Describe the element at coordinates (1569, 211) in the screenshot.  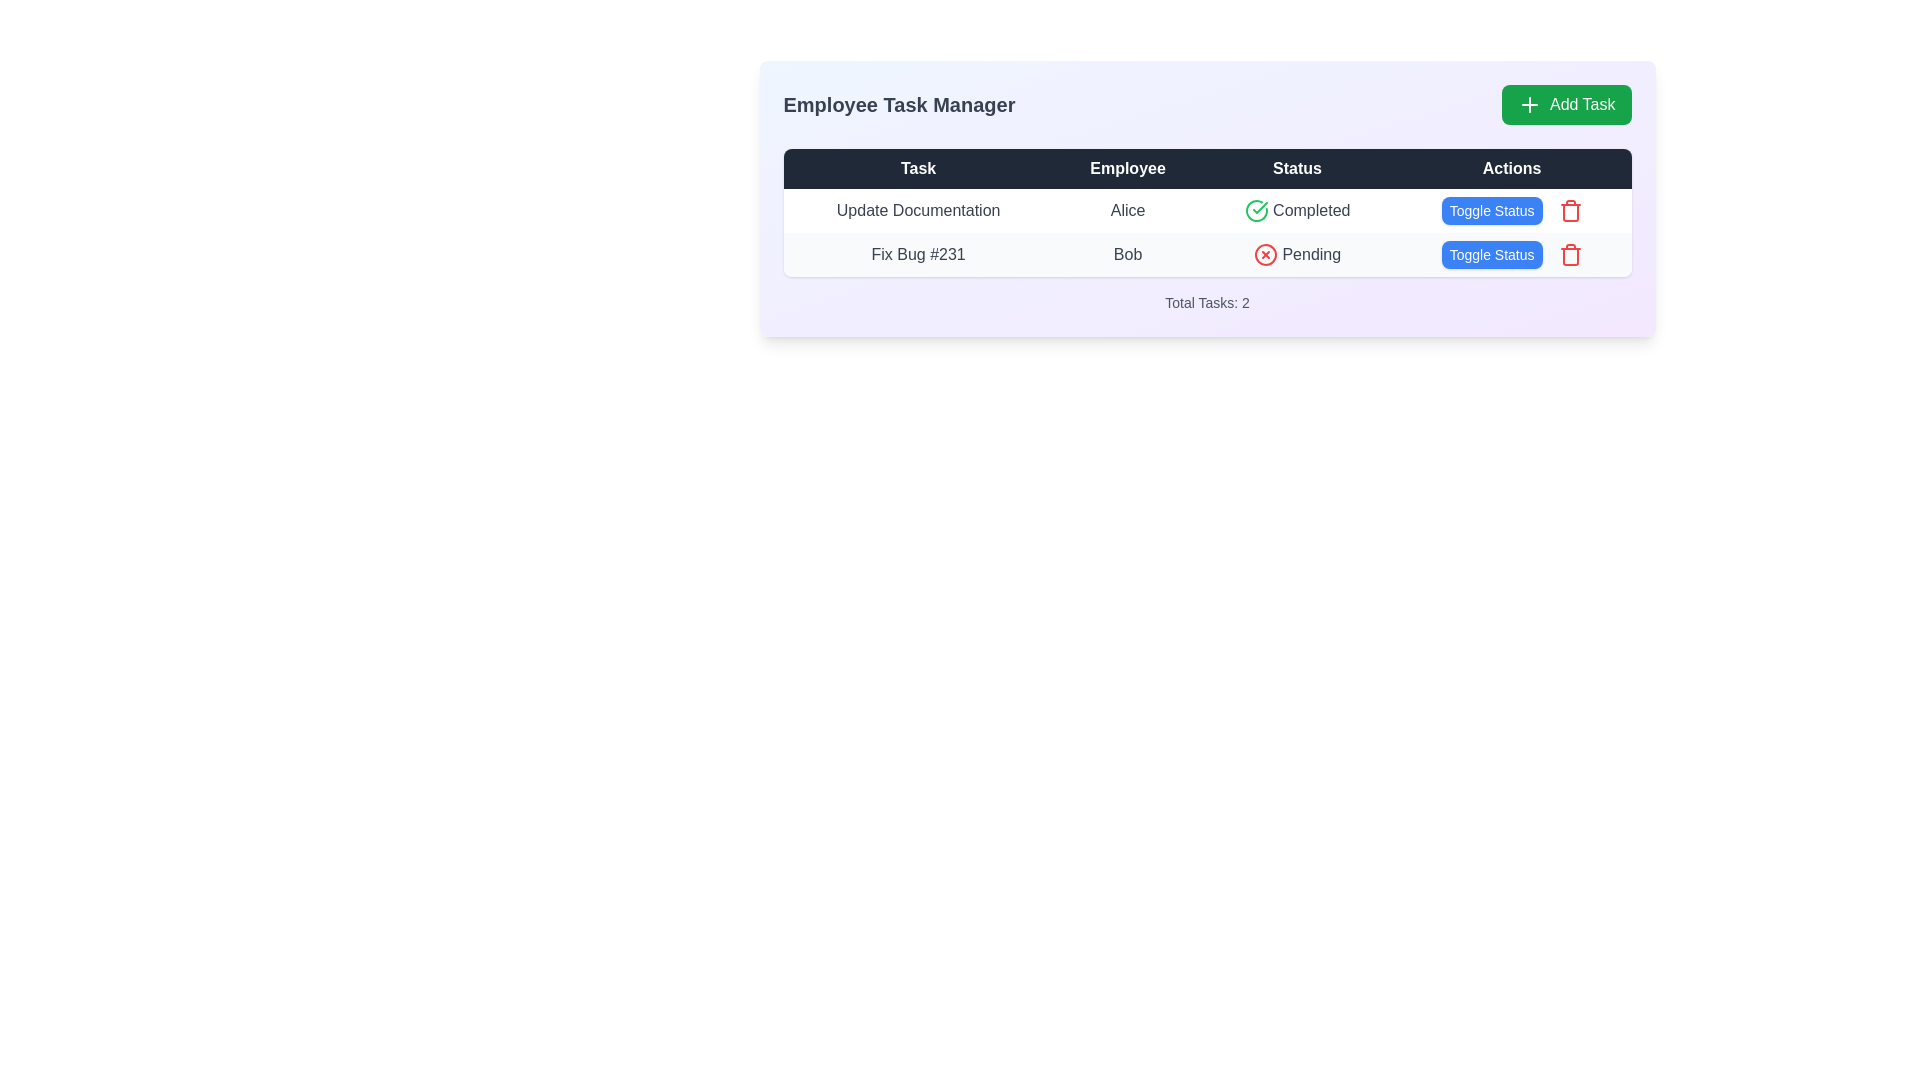
I see `the delete button located in the 'Actions' column of the table, positioned to the right of the 'Toggle Status' button, to trigger any potential visual effects` at that location.